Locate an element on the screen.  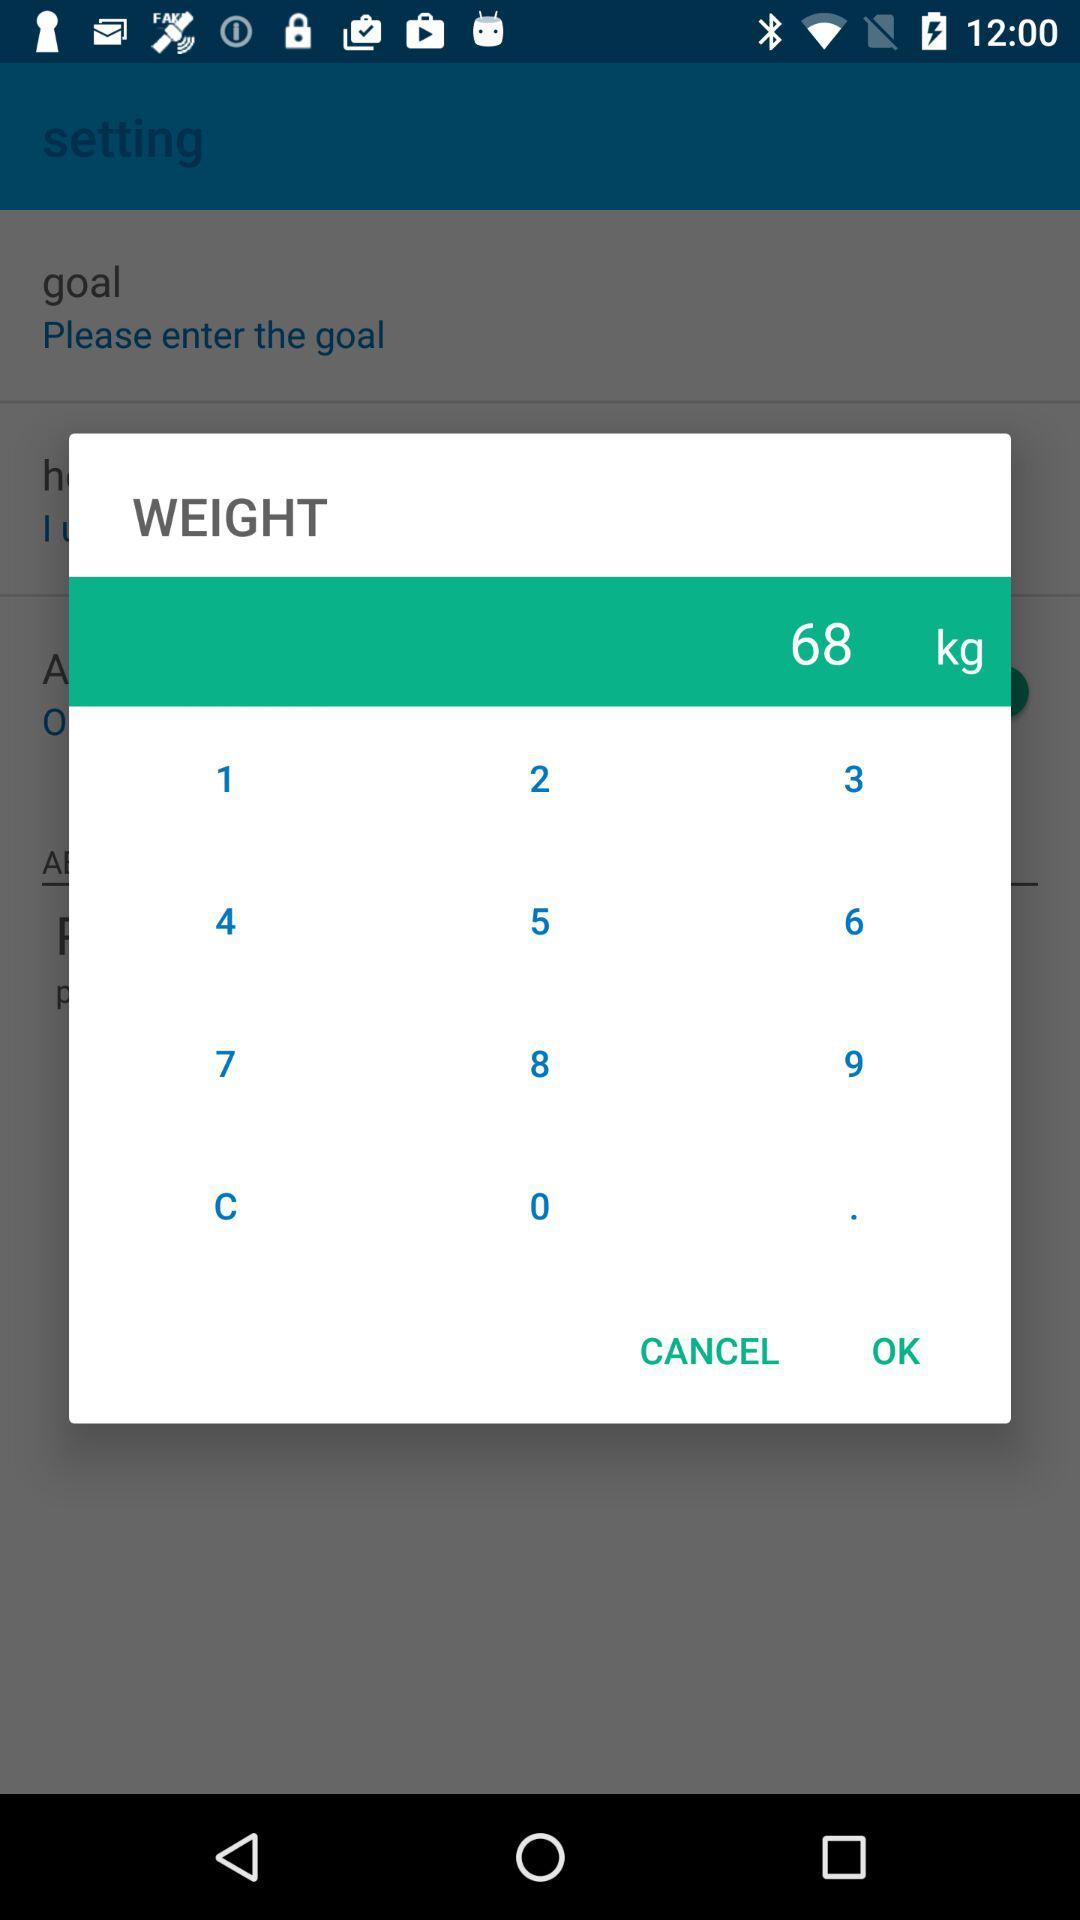
the 1 icon is located at coordinates (225, 776).